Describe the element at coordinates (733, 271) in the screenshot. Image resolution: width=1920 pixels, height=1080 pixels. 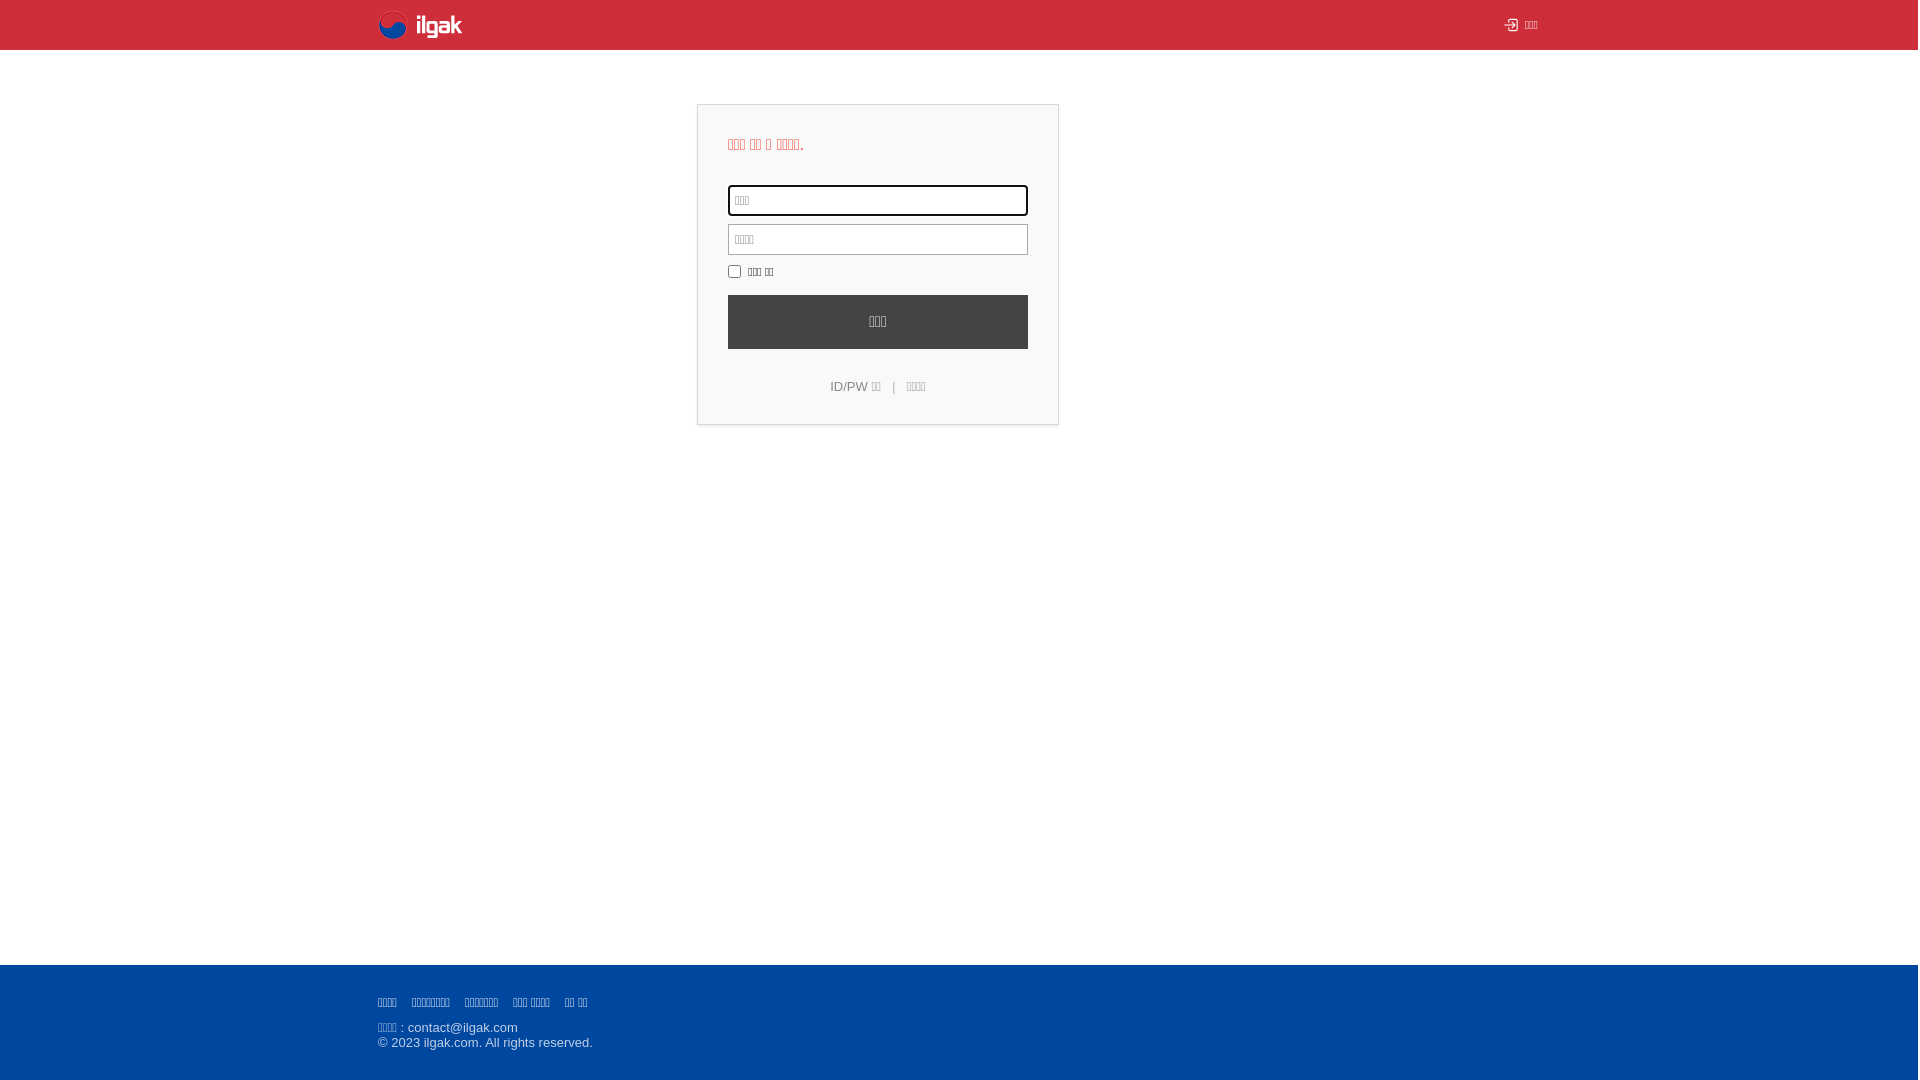
I see `'Y'` at that location.